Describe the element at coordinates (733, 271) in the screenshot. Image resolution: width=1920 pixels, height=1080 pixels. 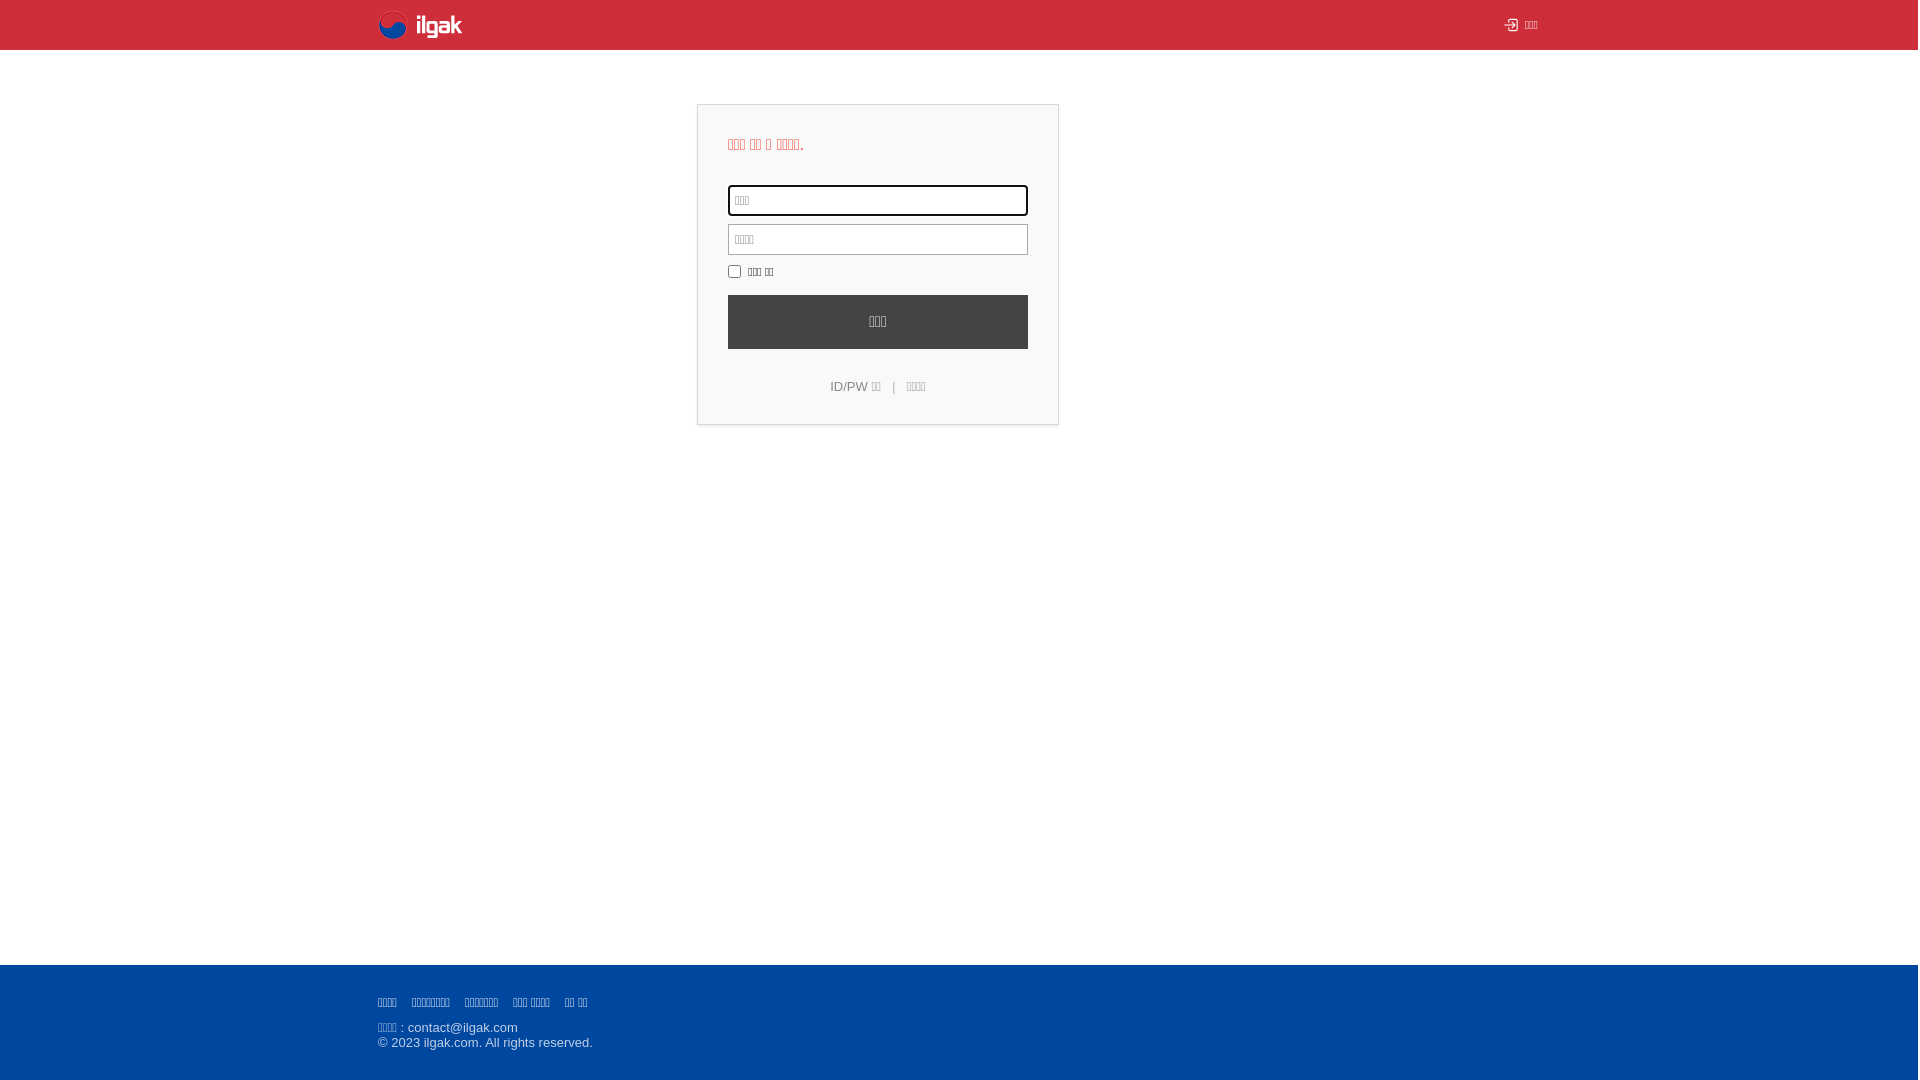
I see `'Y'` at that location.